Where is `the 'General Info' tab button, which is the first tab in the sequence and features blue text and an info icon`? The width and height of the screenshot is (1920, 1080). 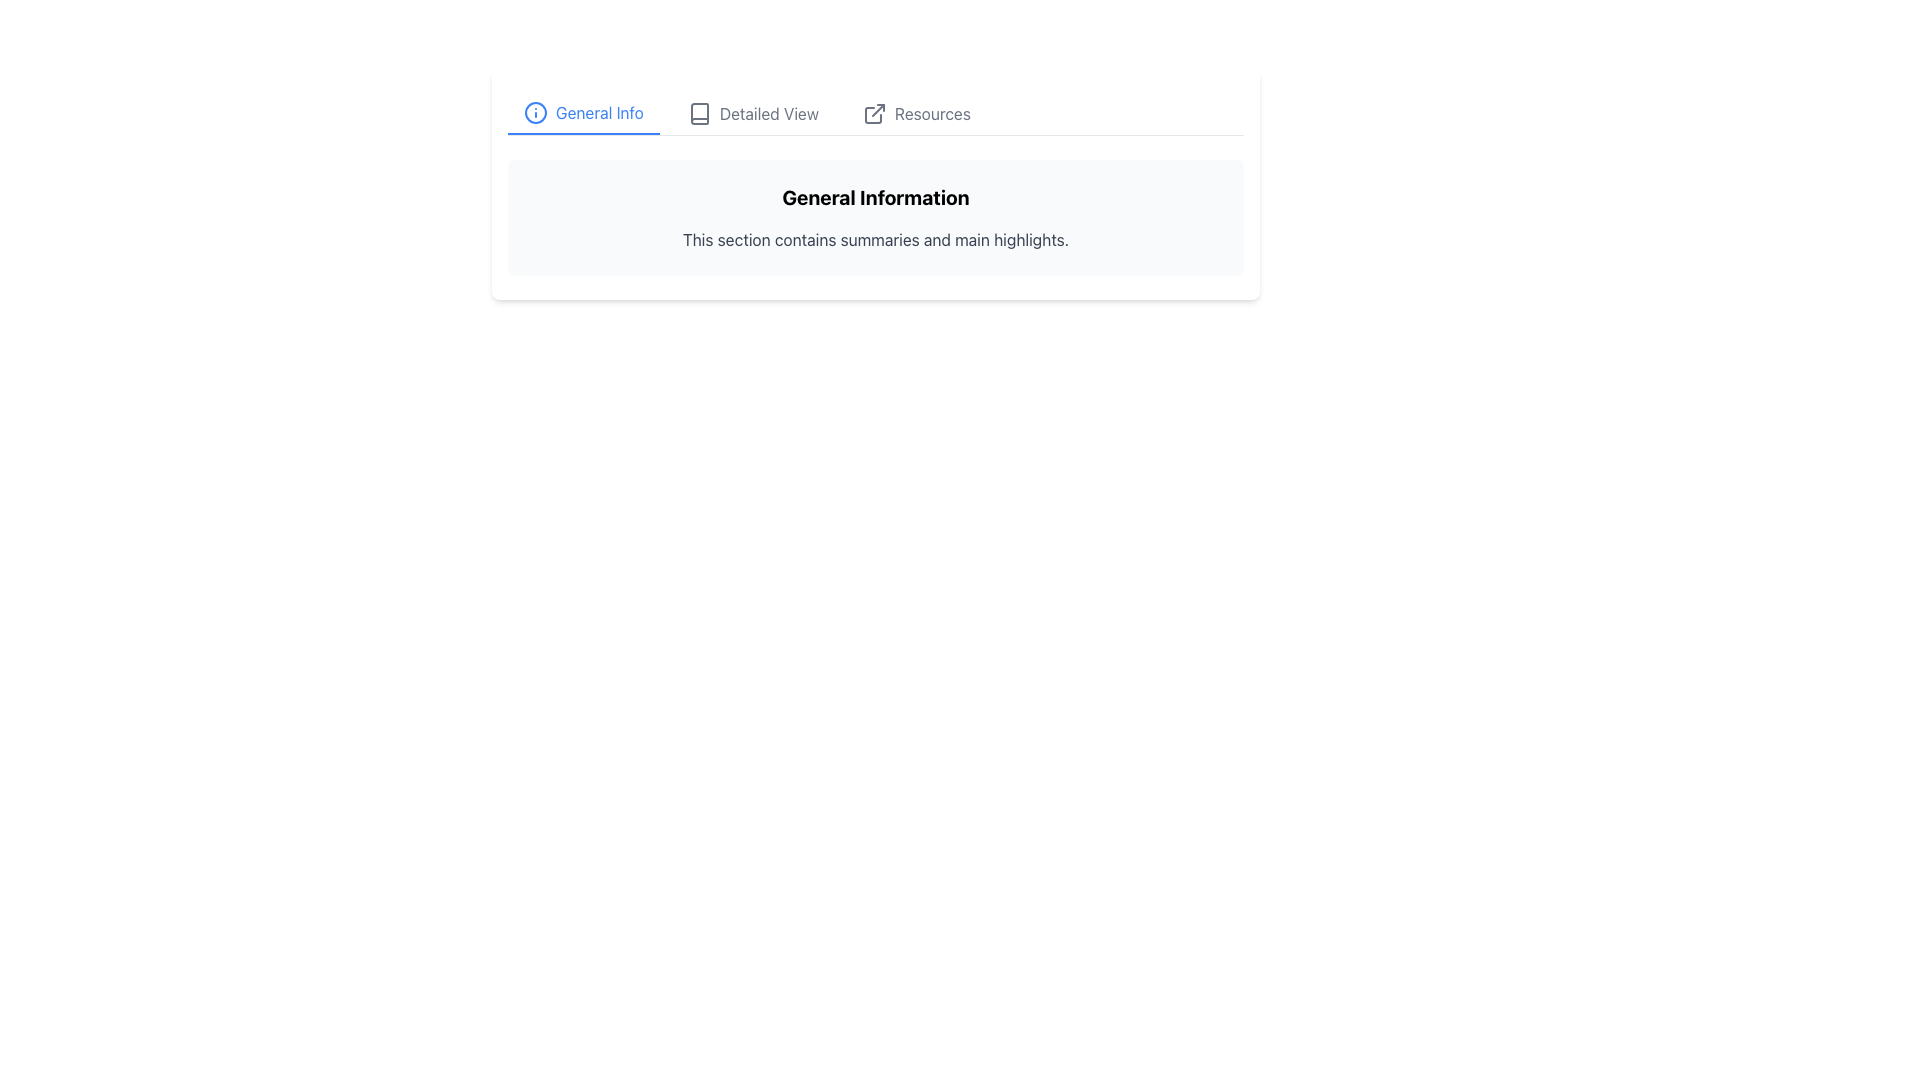
the 'General Info' tab button, which is the first tab in the sequence and features blue text and an info icon is located at coordinates (582, 114).